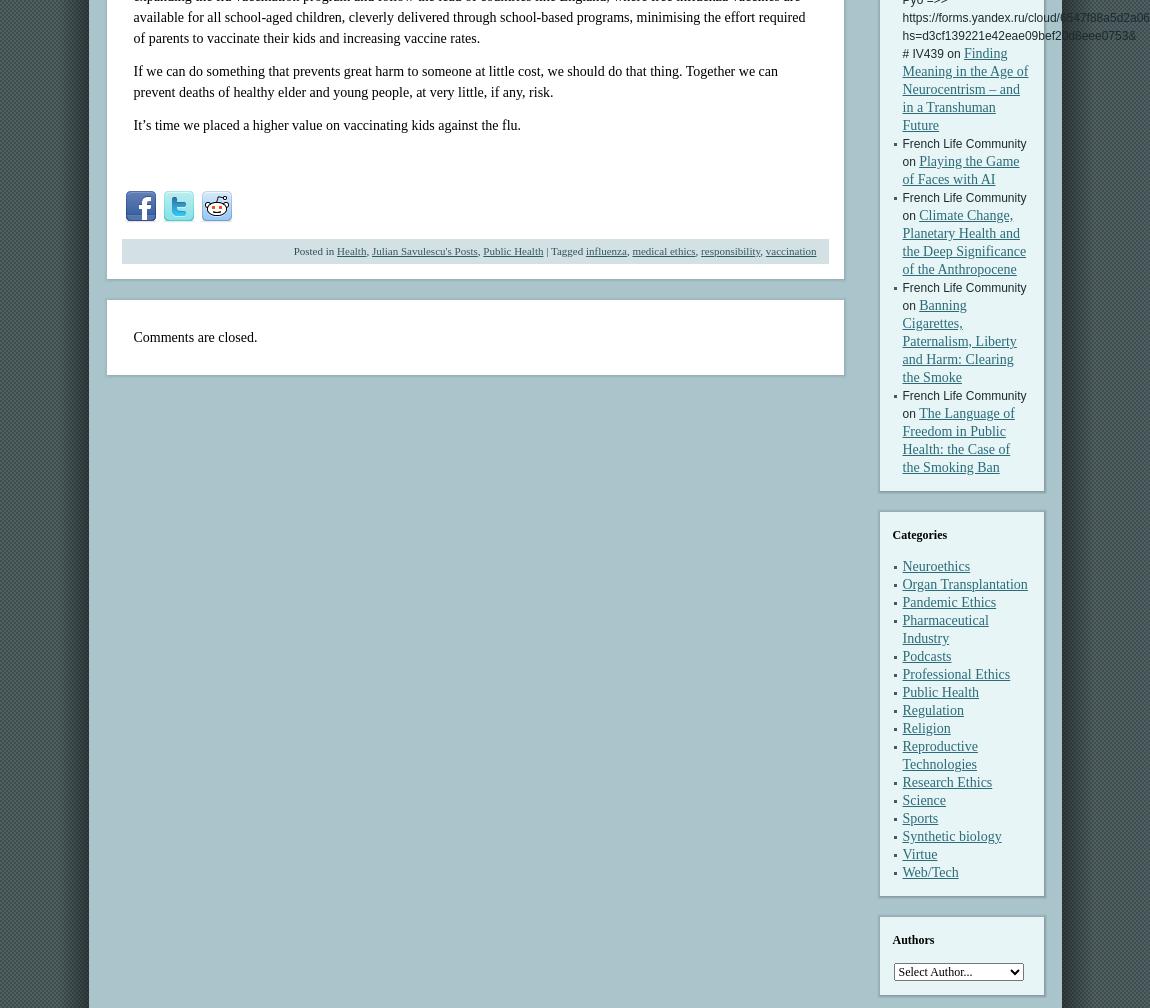 This screenshot has width=1150, height=1008. I want to click on 'vaccination', so click(789, 250).